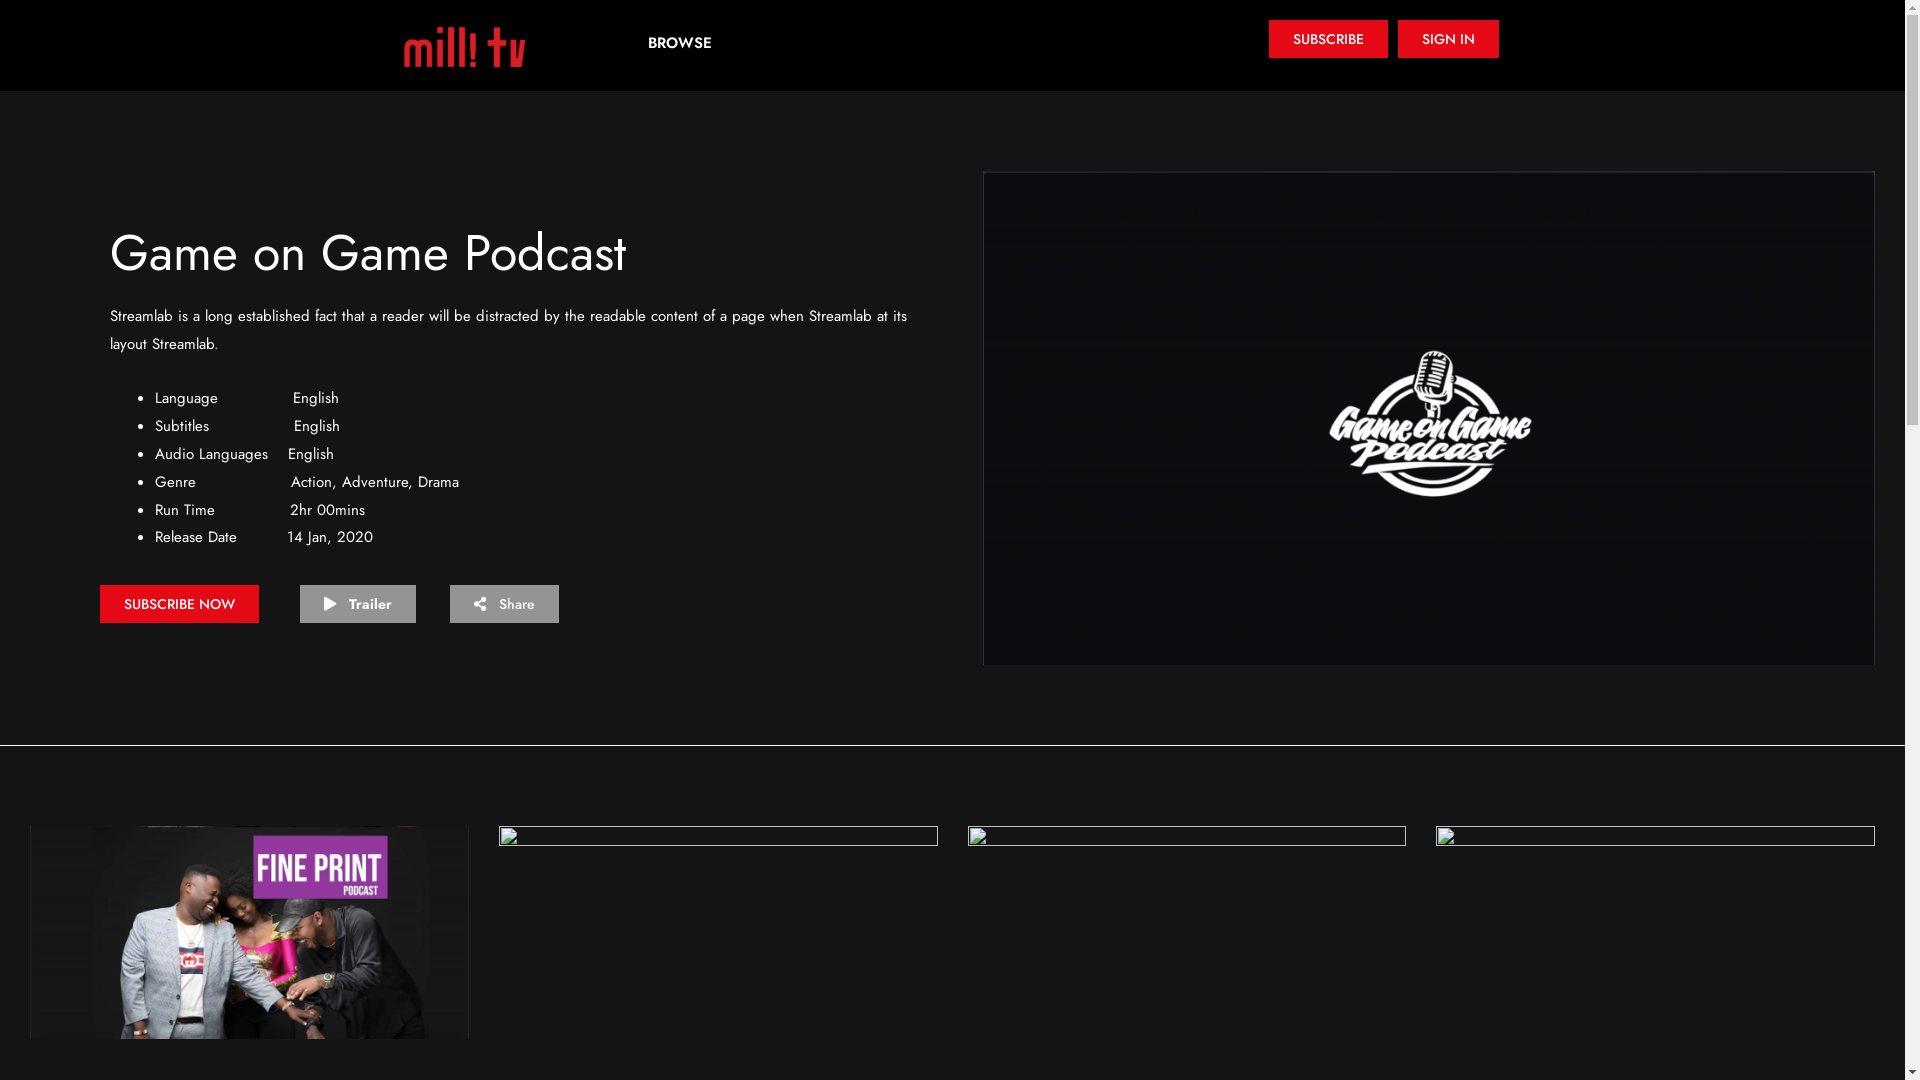 The image size is (1920, 1080). I want to click on 'Share', so click(504, 603).